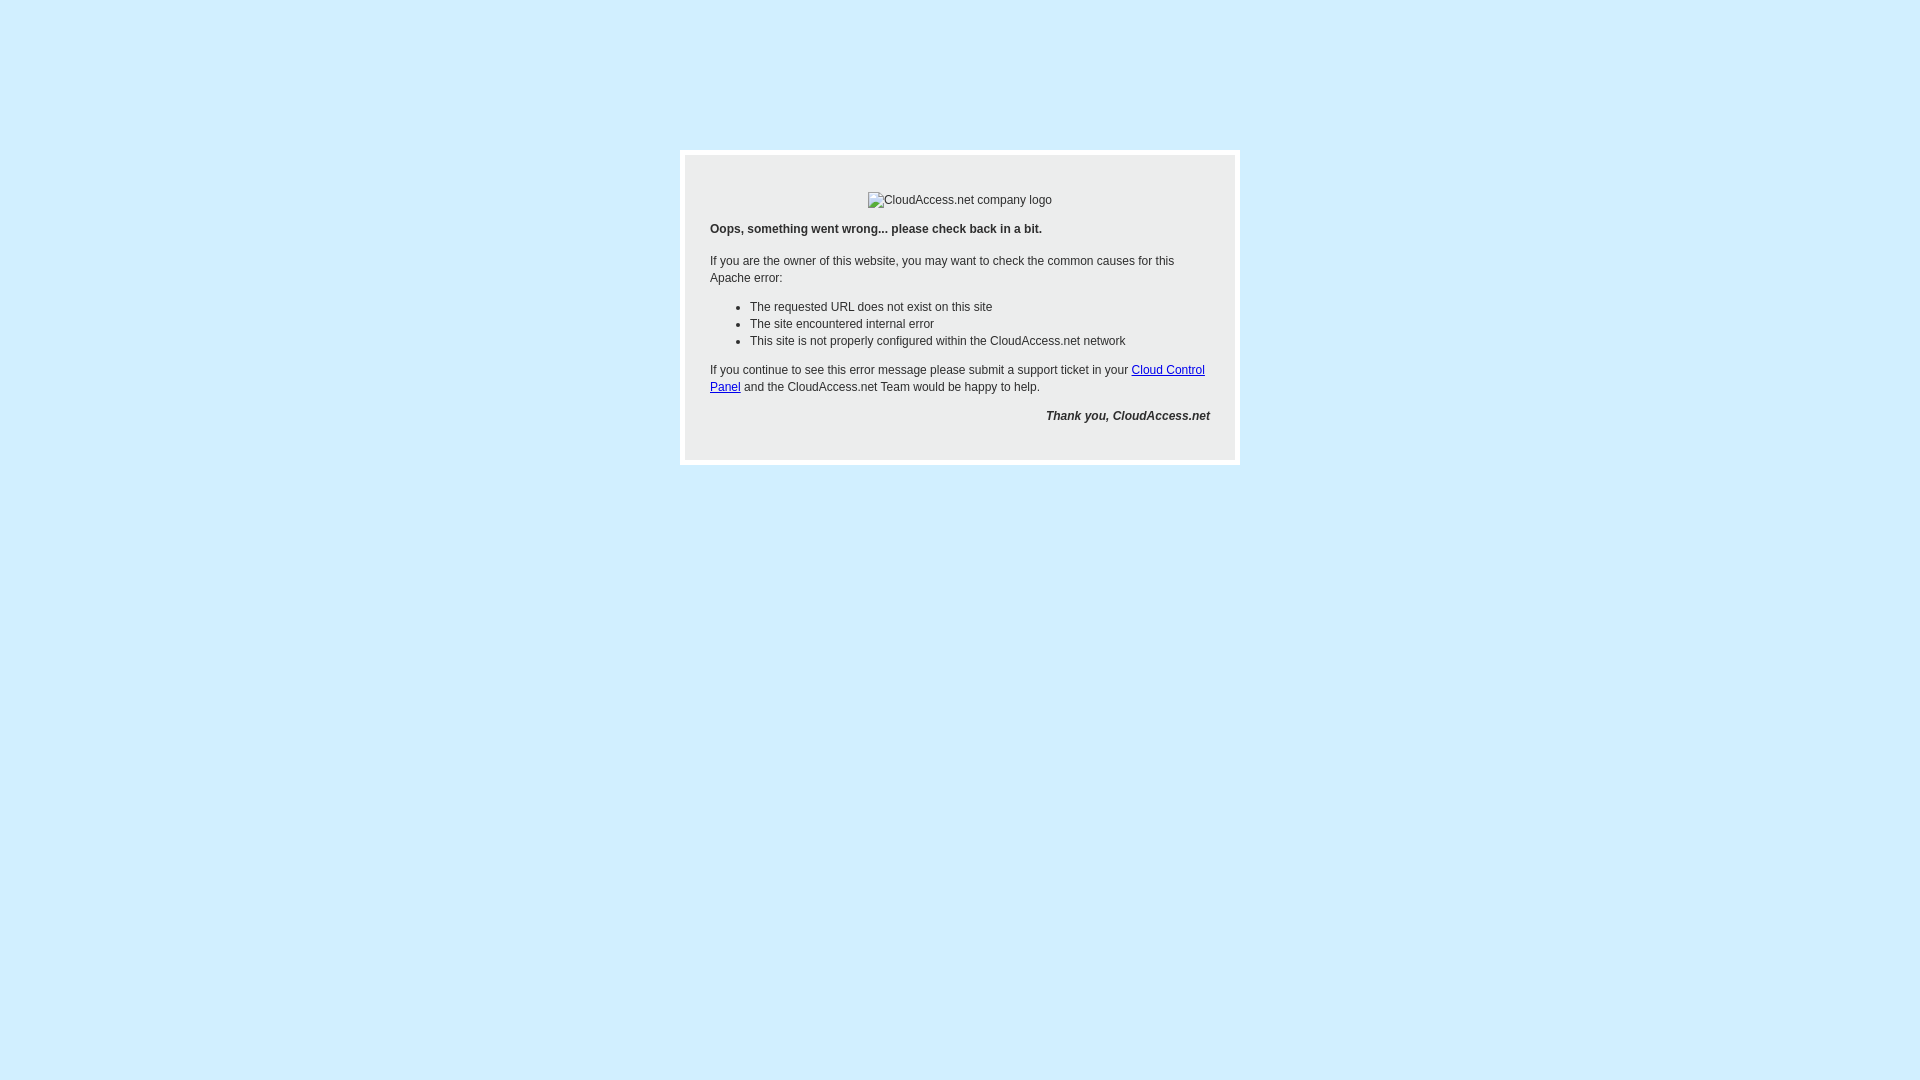 This screenshot has height=1080, width=1920. I want to click on 'Cloud Control Panel', so click(956, 378).